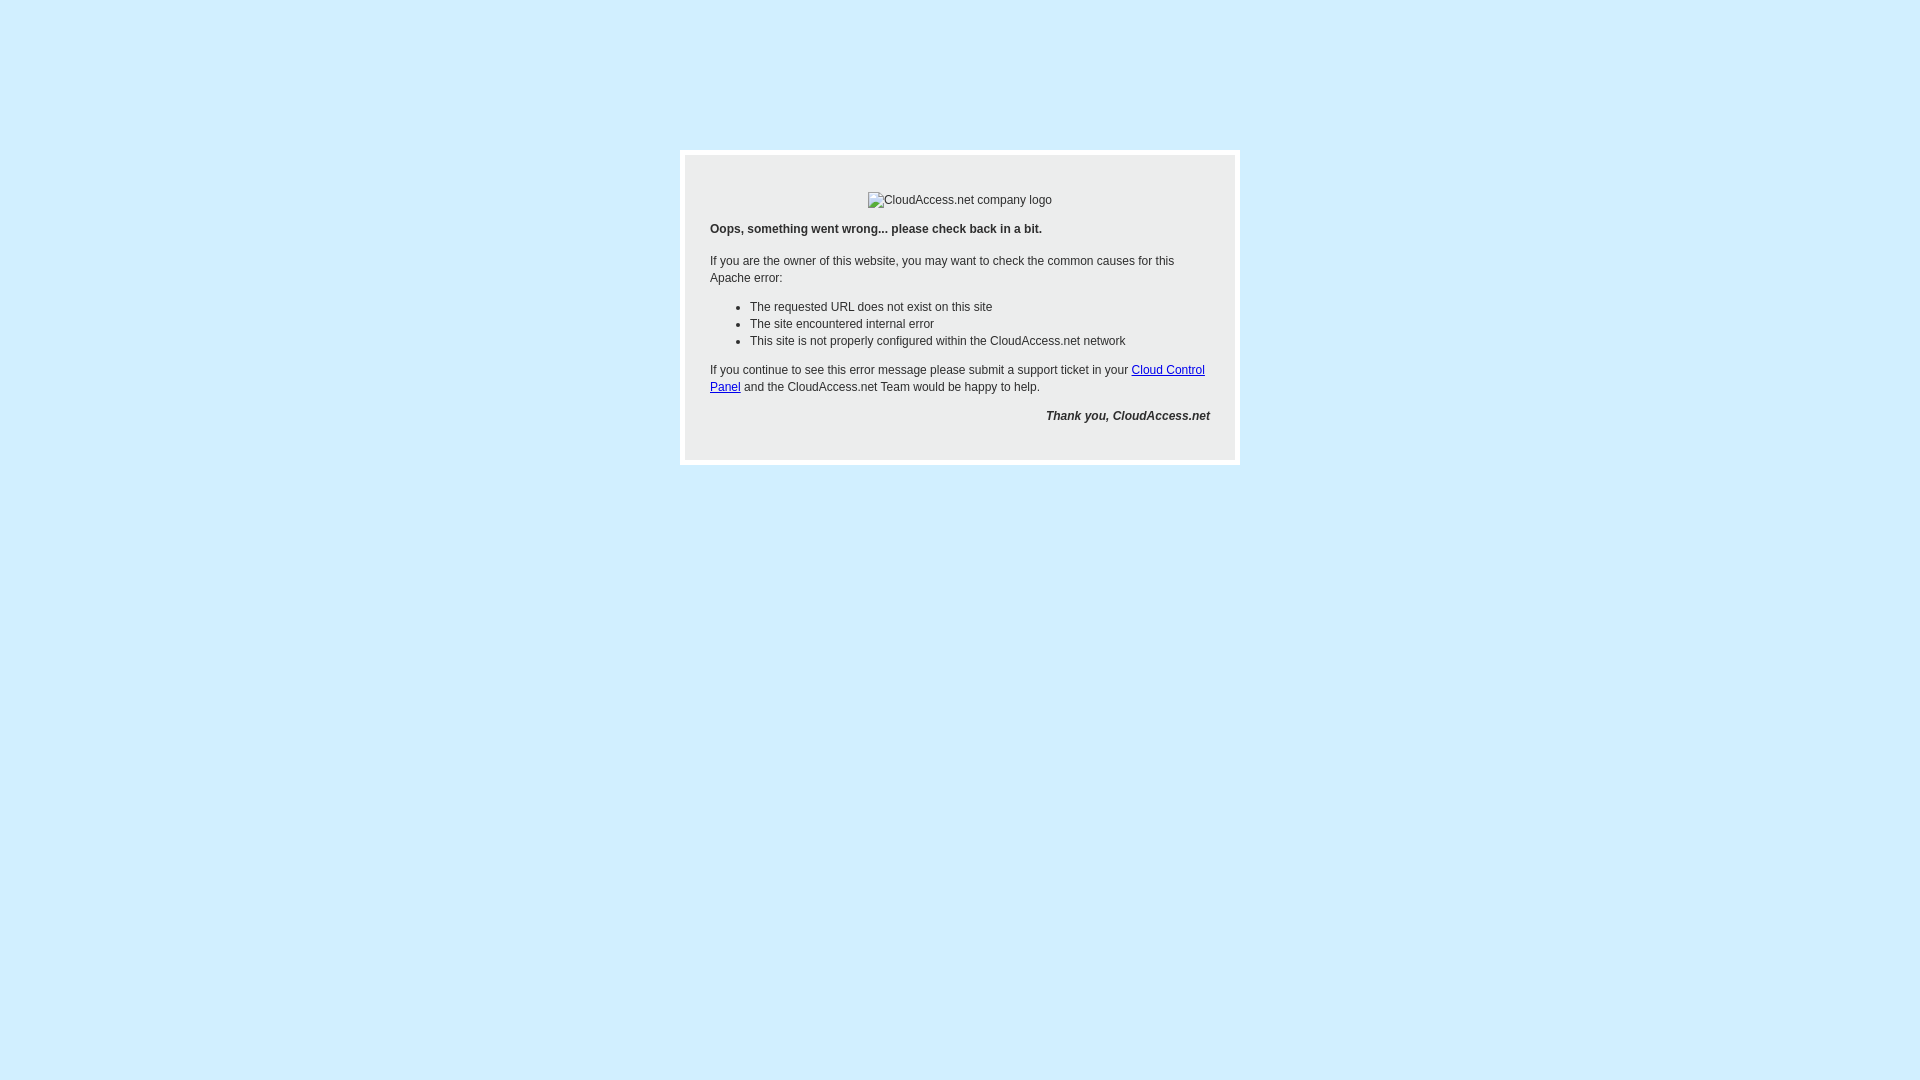 This screenshot has height=1080, width=1920. I want to click on 'Cloud Control Panel', so click(956, 378).